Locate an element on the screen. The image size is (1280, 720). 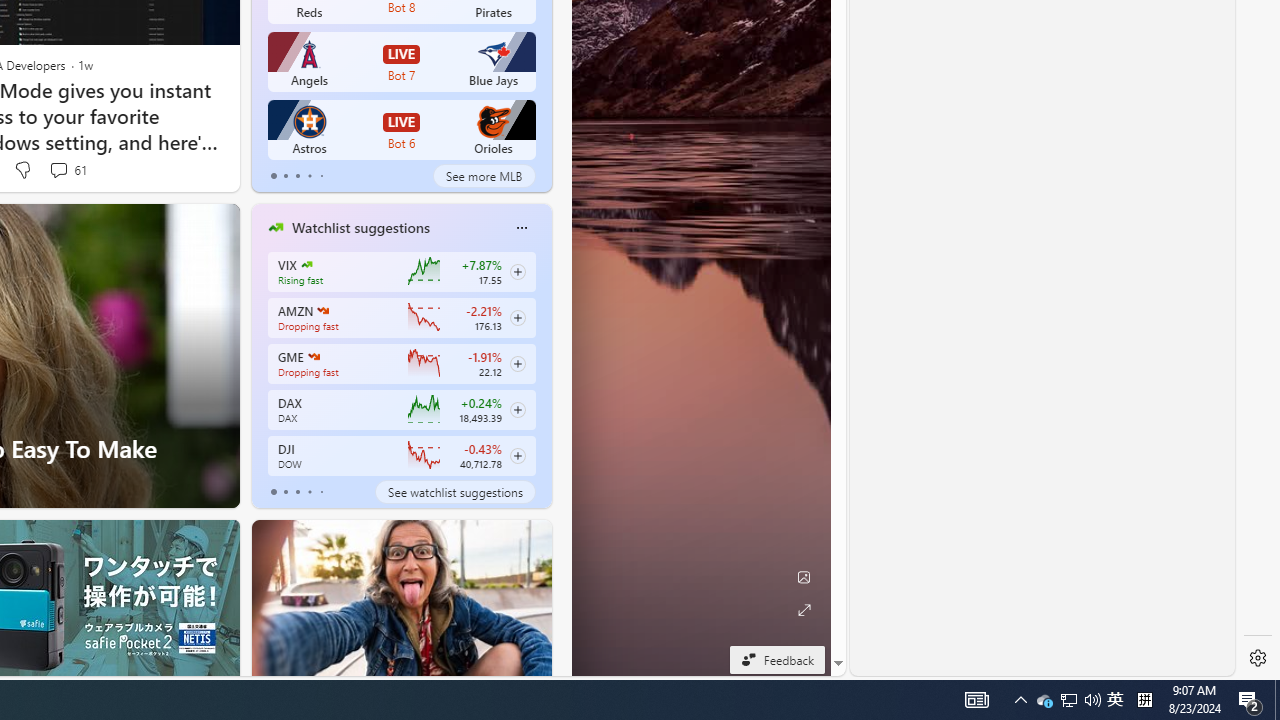
'GAMESTOP CORP.' is located at coordinates (312, 356).